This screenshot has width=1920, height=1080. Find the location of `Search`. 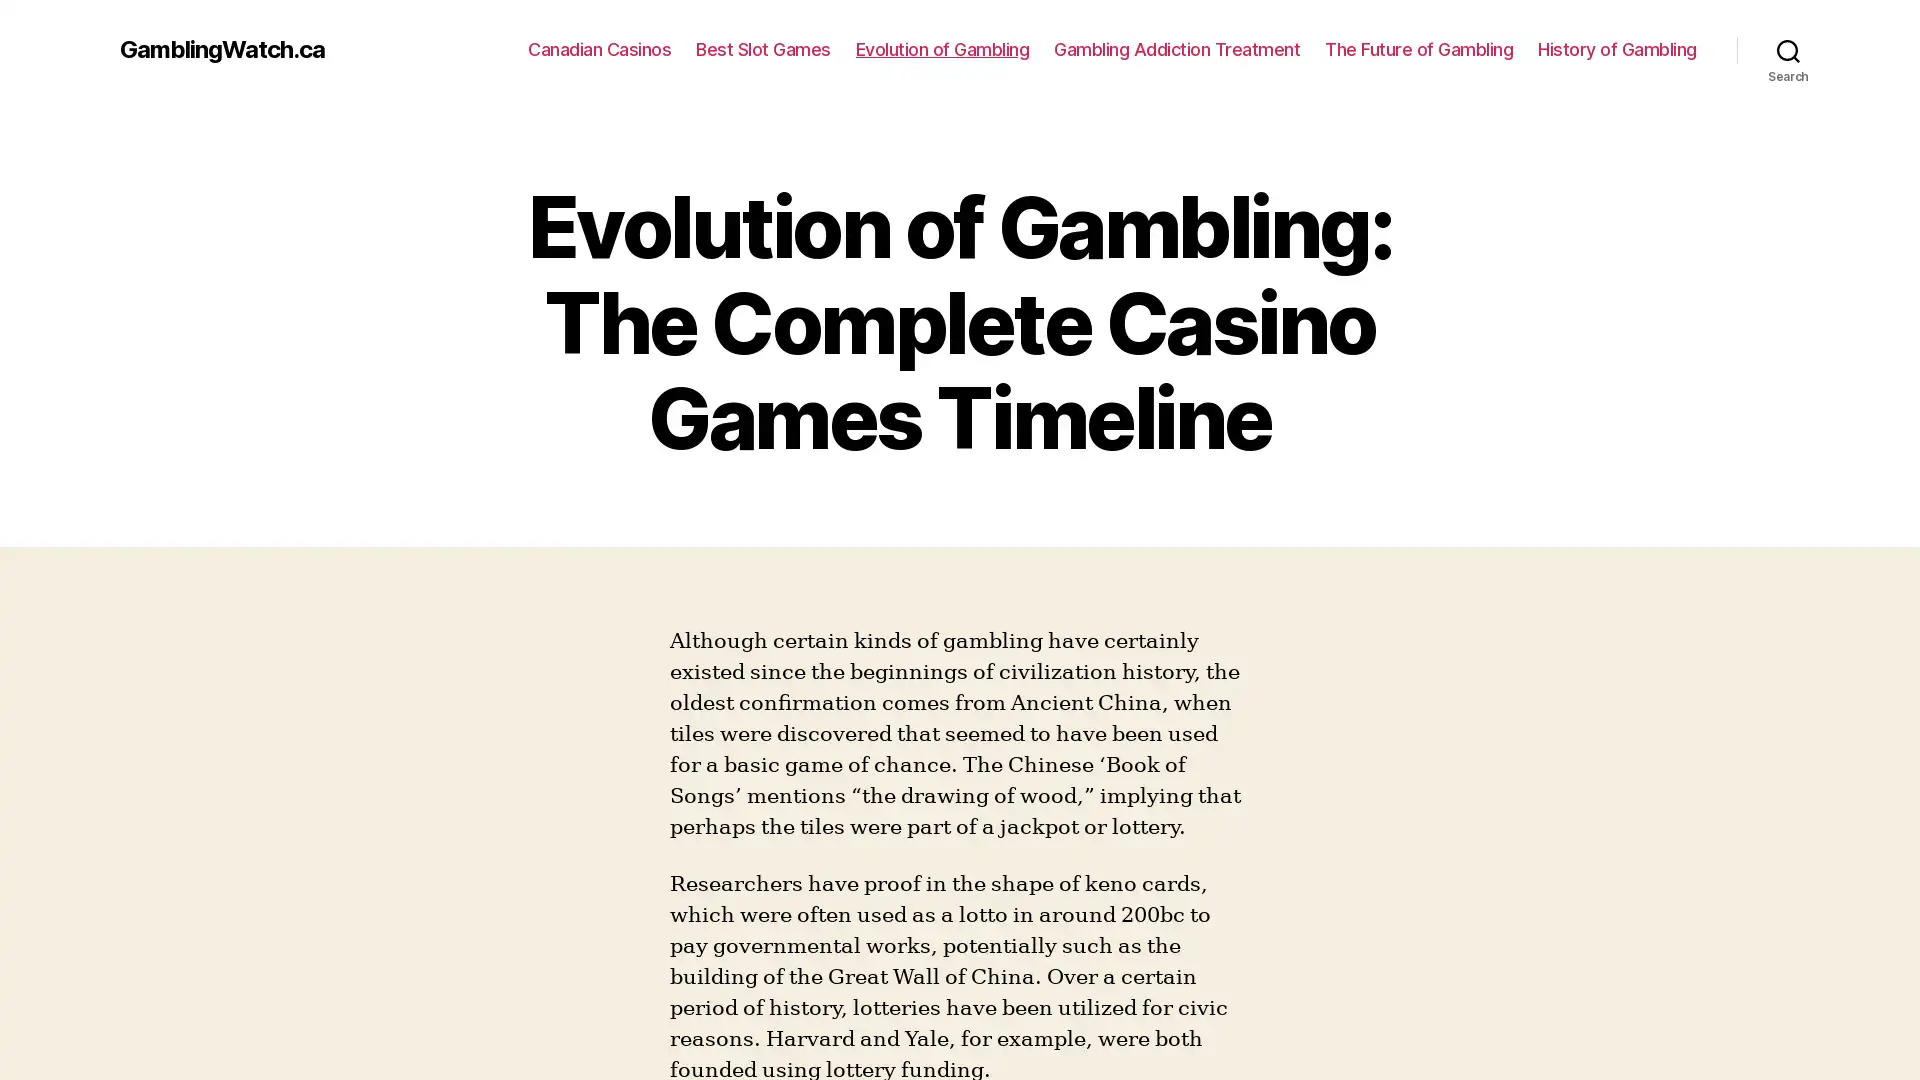

Search is located at coordinates (1788, 49).